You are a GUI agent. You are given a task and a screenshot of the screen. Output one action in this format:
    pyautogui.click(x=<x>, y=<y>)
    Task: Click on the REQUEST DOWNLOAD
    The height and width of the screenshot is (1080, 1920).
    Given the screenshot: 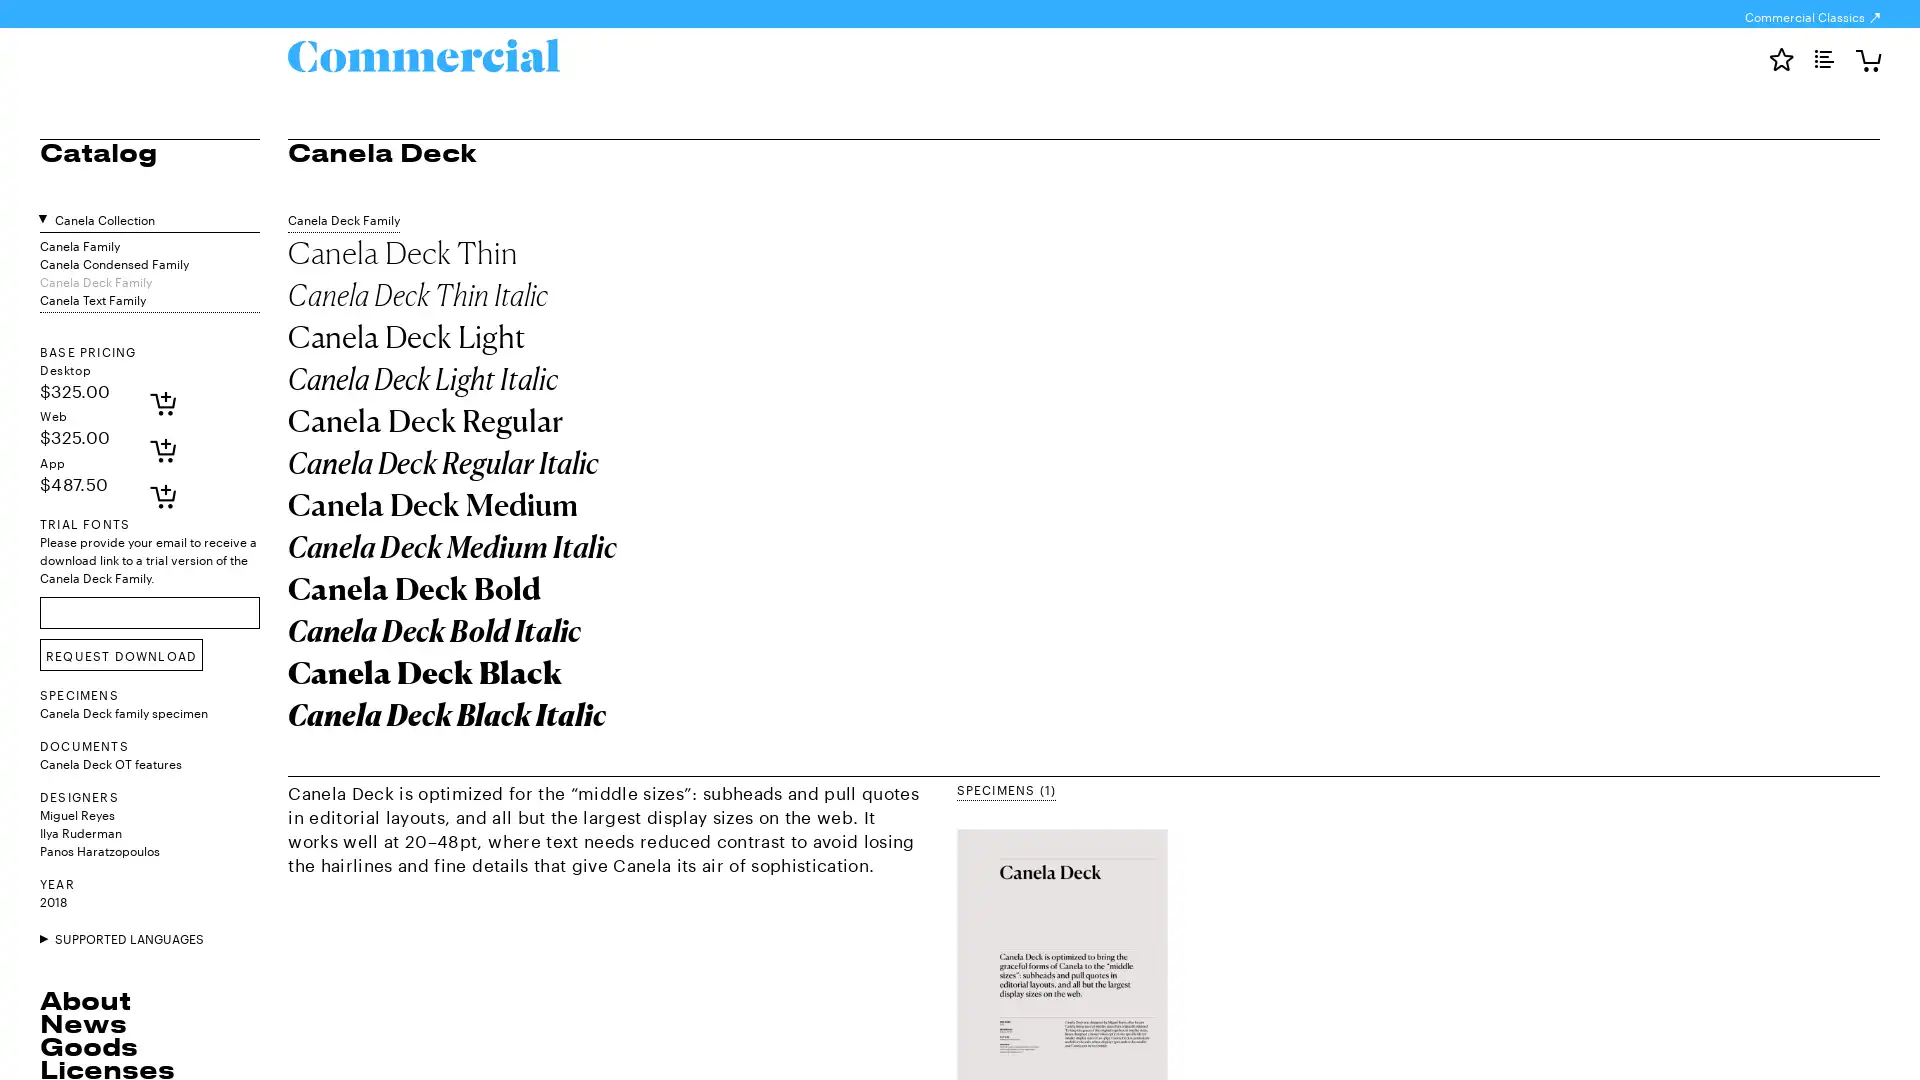 What is the action you would take?
    pyautogui.click(x=120, y=655)
    